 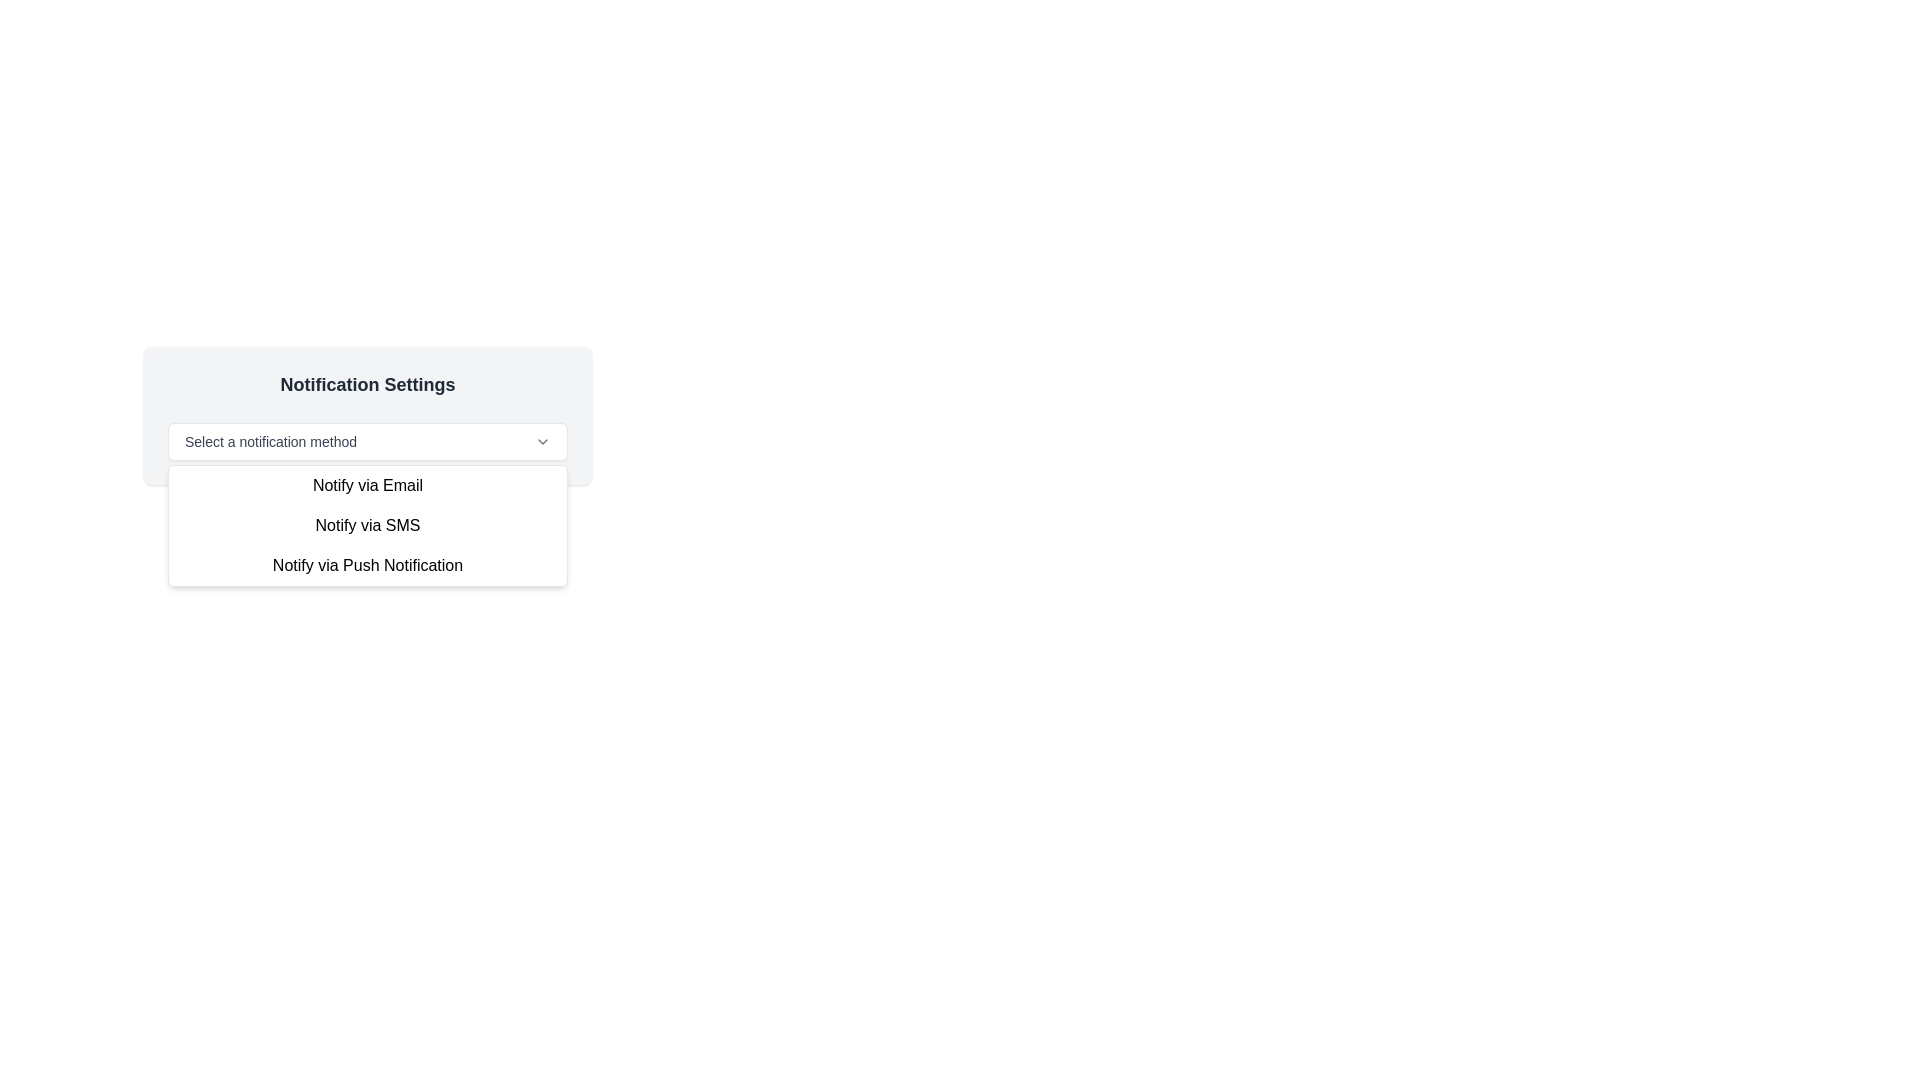 What do you see at coordinates (368, 415) in the screenshot?
I see `the dropdown menu in the notification settings card` at bounding box center [368, 415].